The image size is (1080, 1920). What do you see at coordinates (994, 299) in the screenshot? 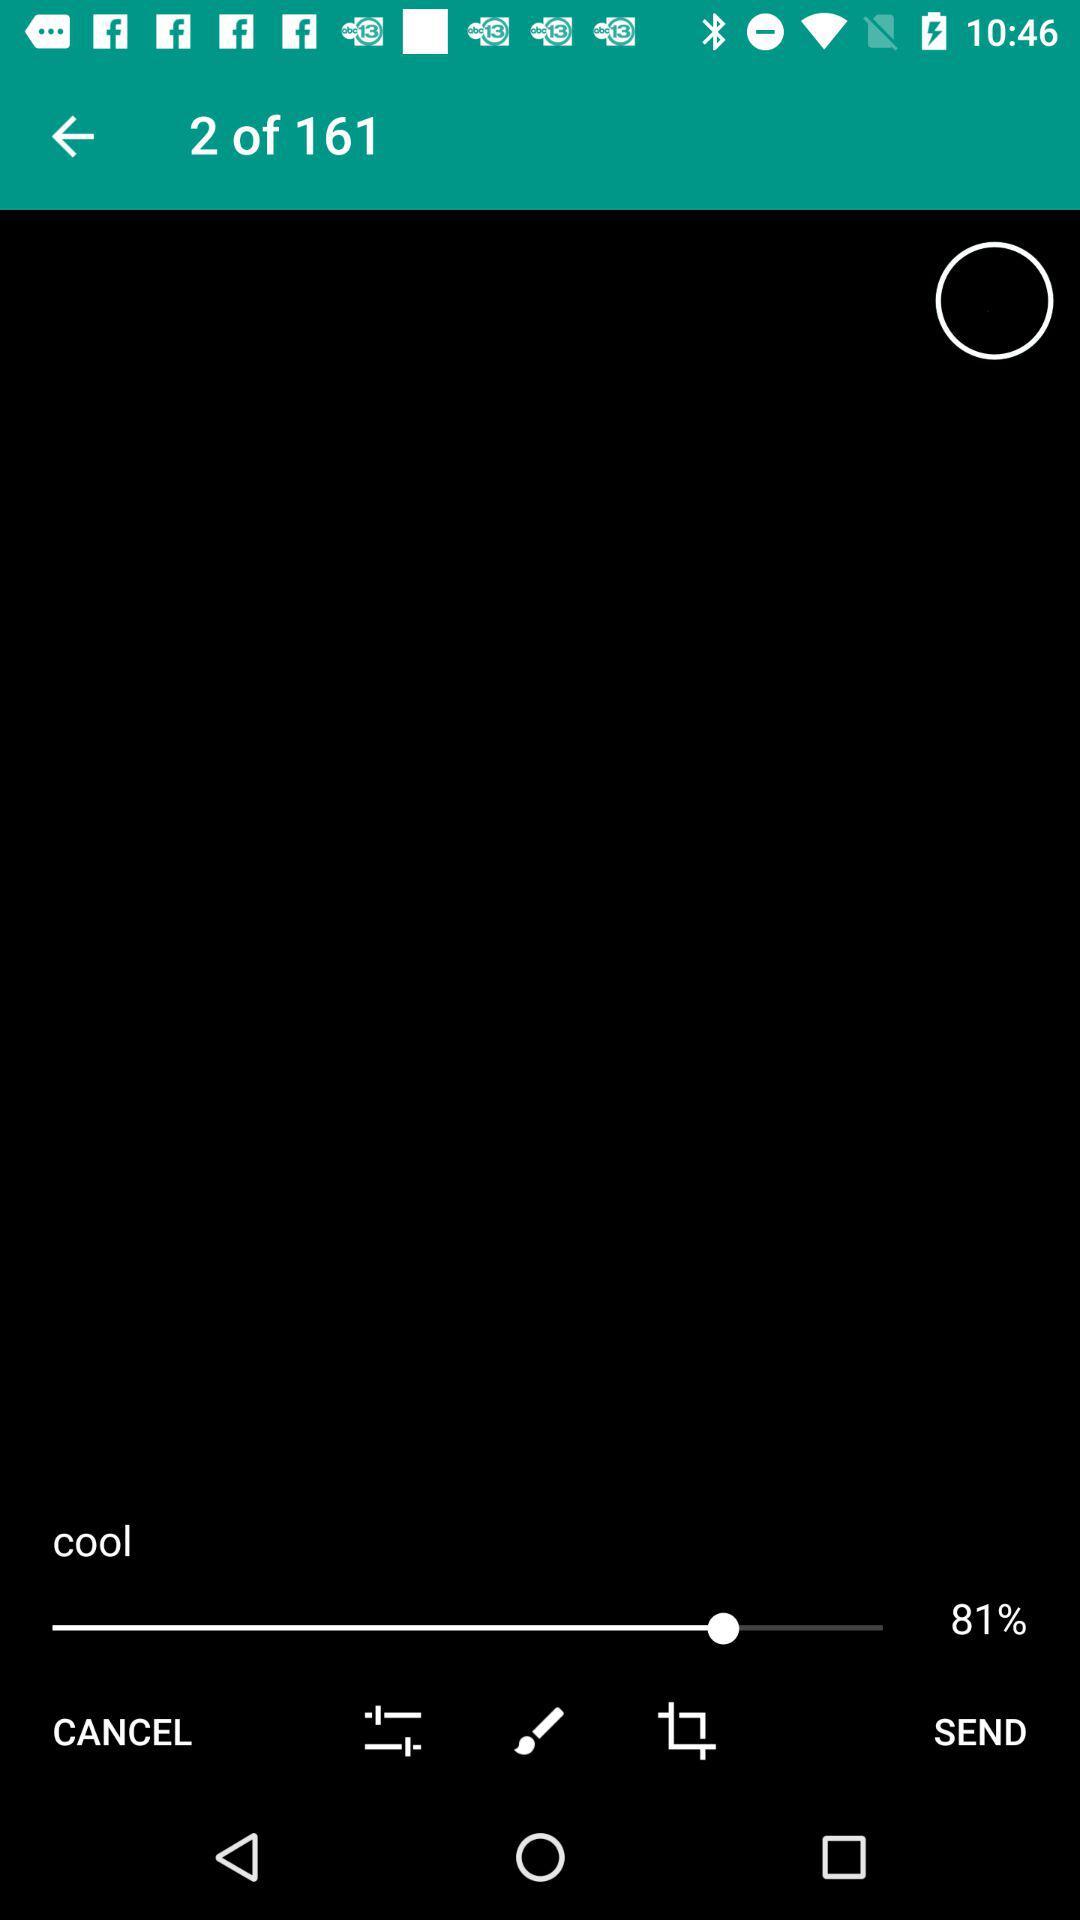
I see `the icon above the cool icon` at bounding box center [994, 299].